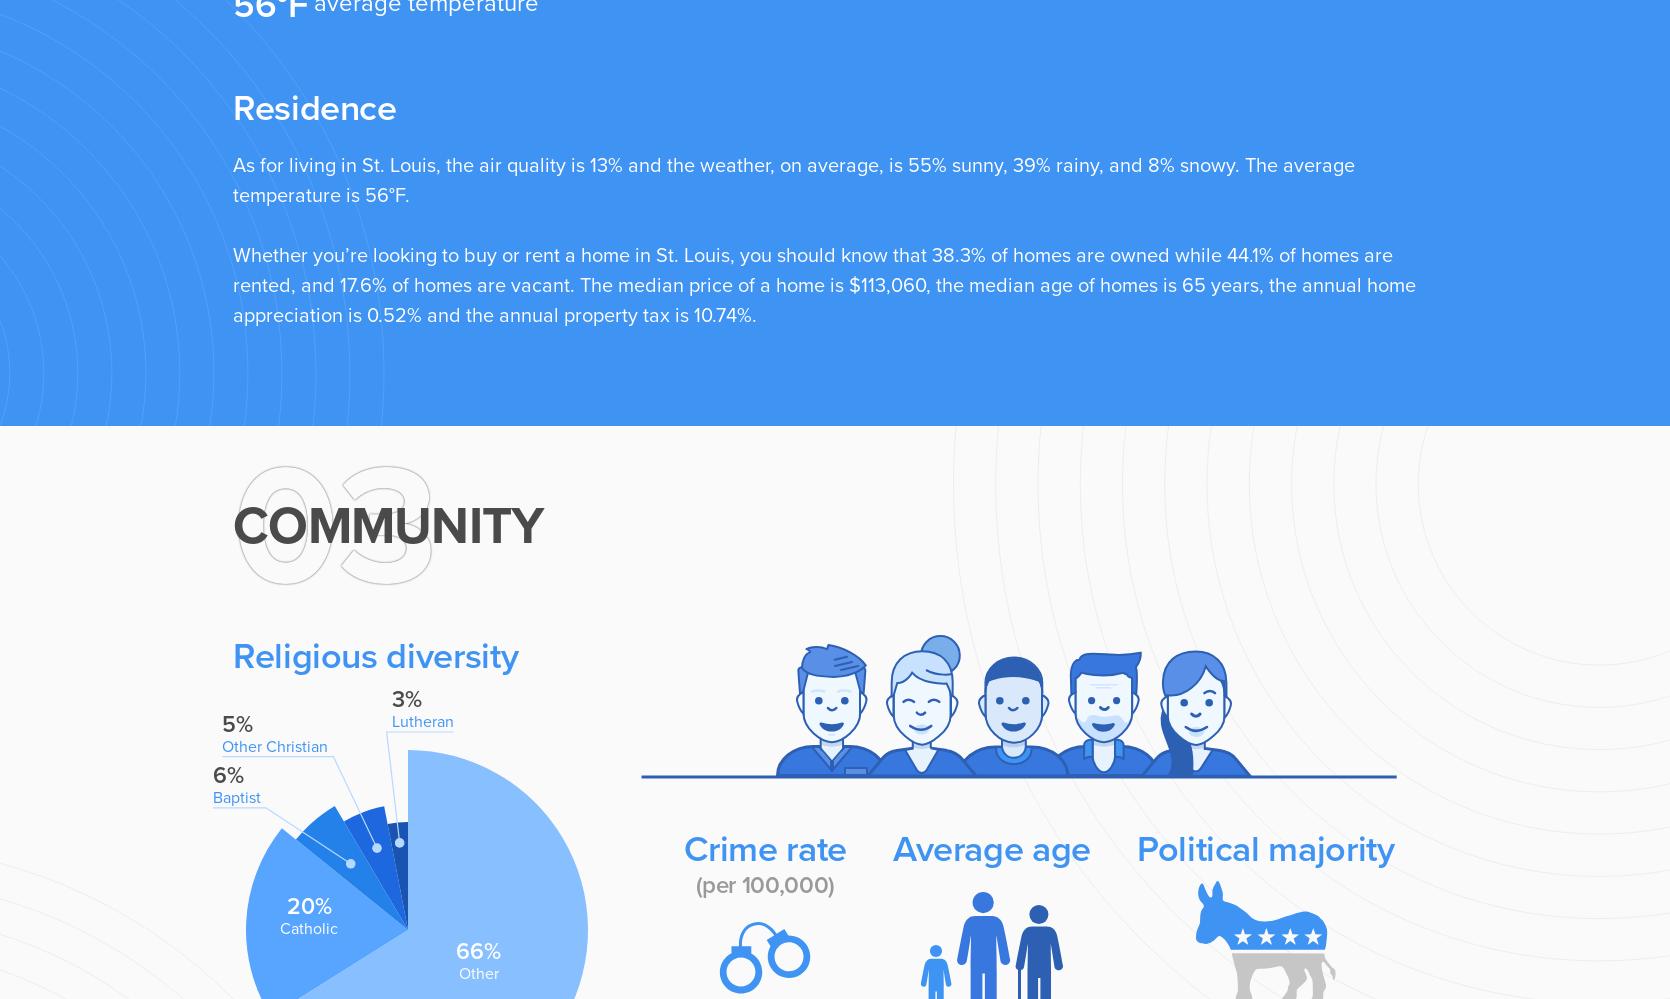  What do you see at coordinates (235, 797) in the screenshot?
I see `'Baptist'` at bounding box center [235, 797].